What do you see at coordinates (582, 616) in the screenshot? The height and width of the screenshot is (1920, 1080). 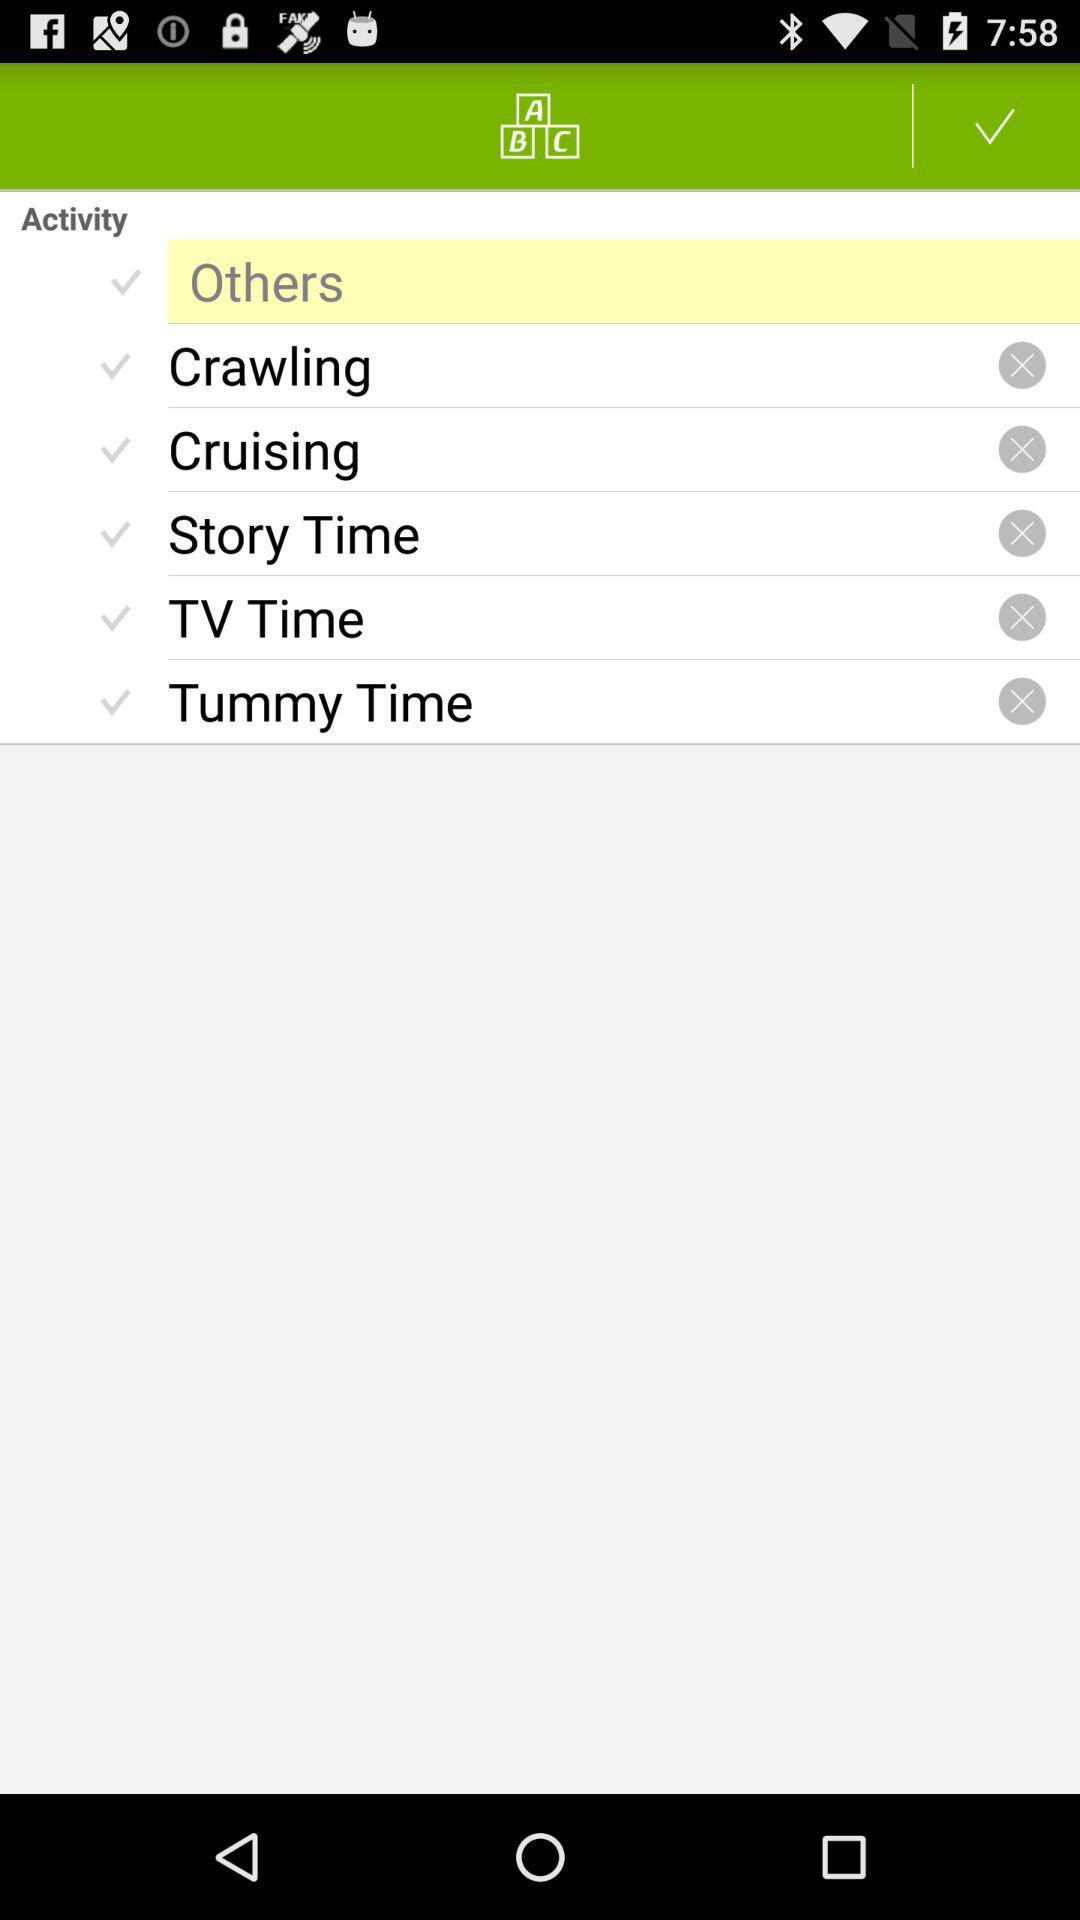 I see `tv time icon` at bounding box center [582, 616].